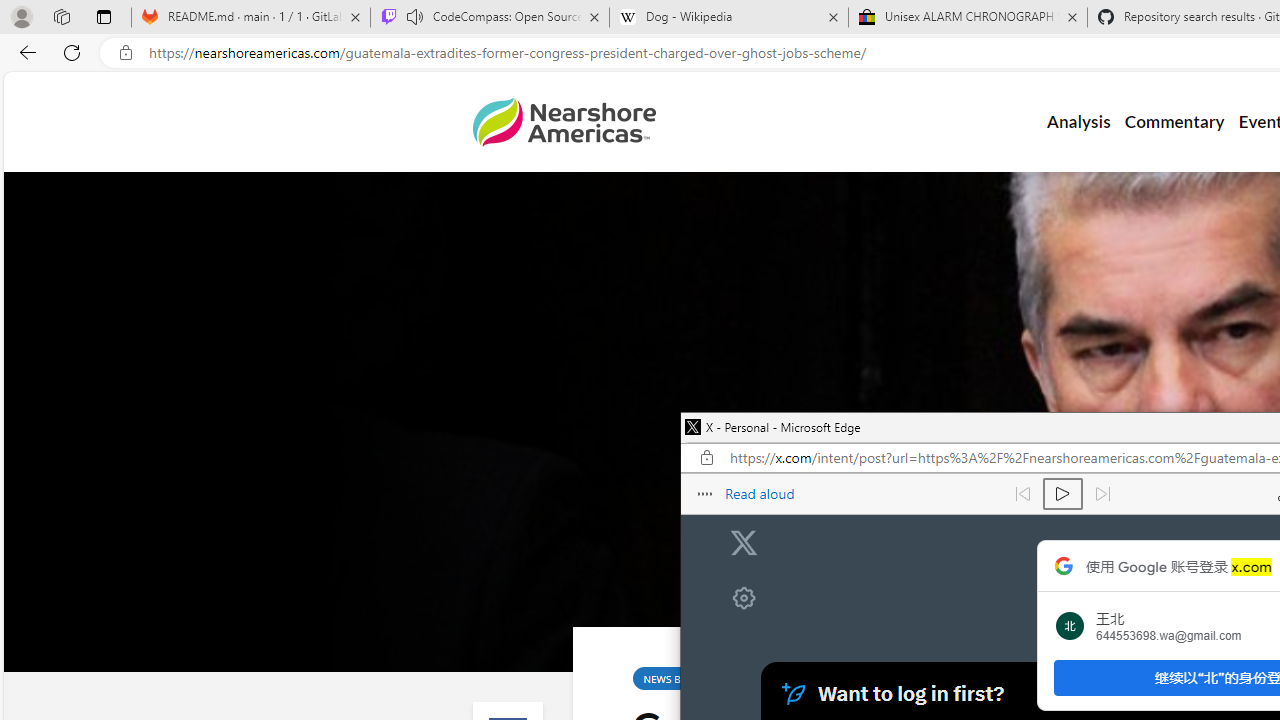  Describe the element at coordinates (1061, 493) in the screenshot. I see `'Continue to read aloud (Ctrl+Shift+U)'` at that location.